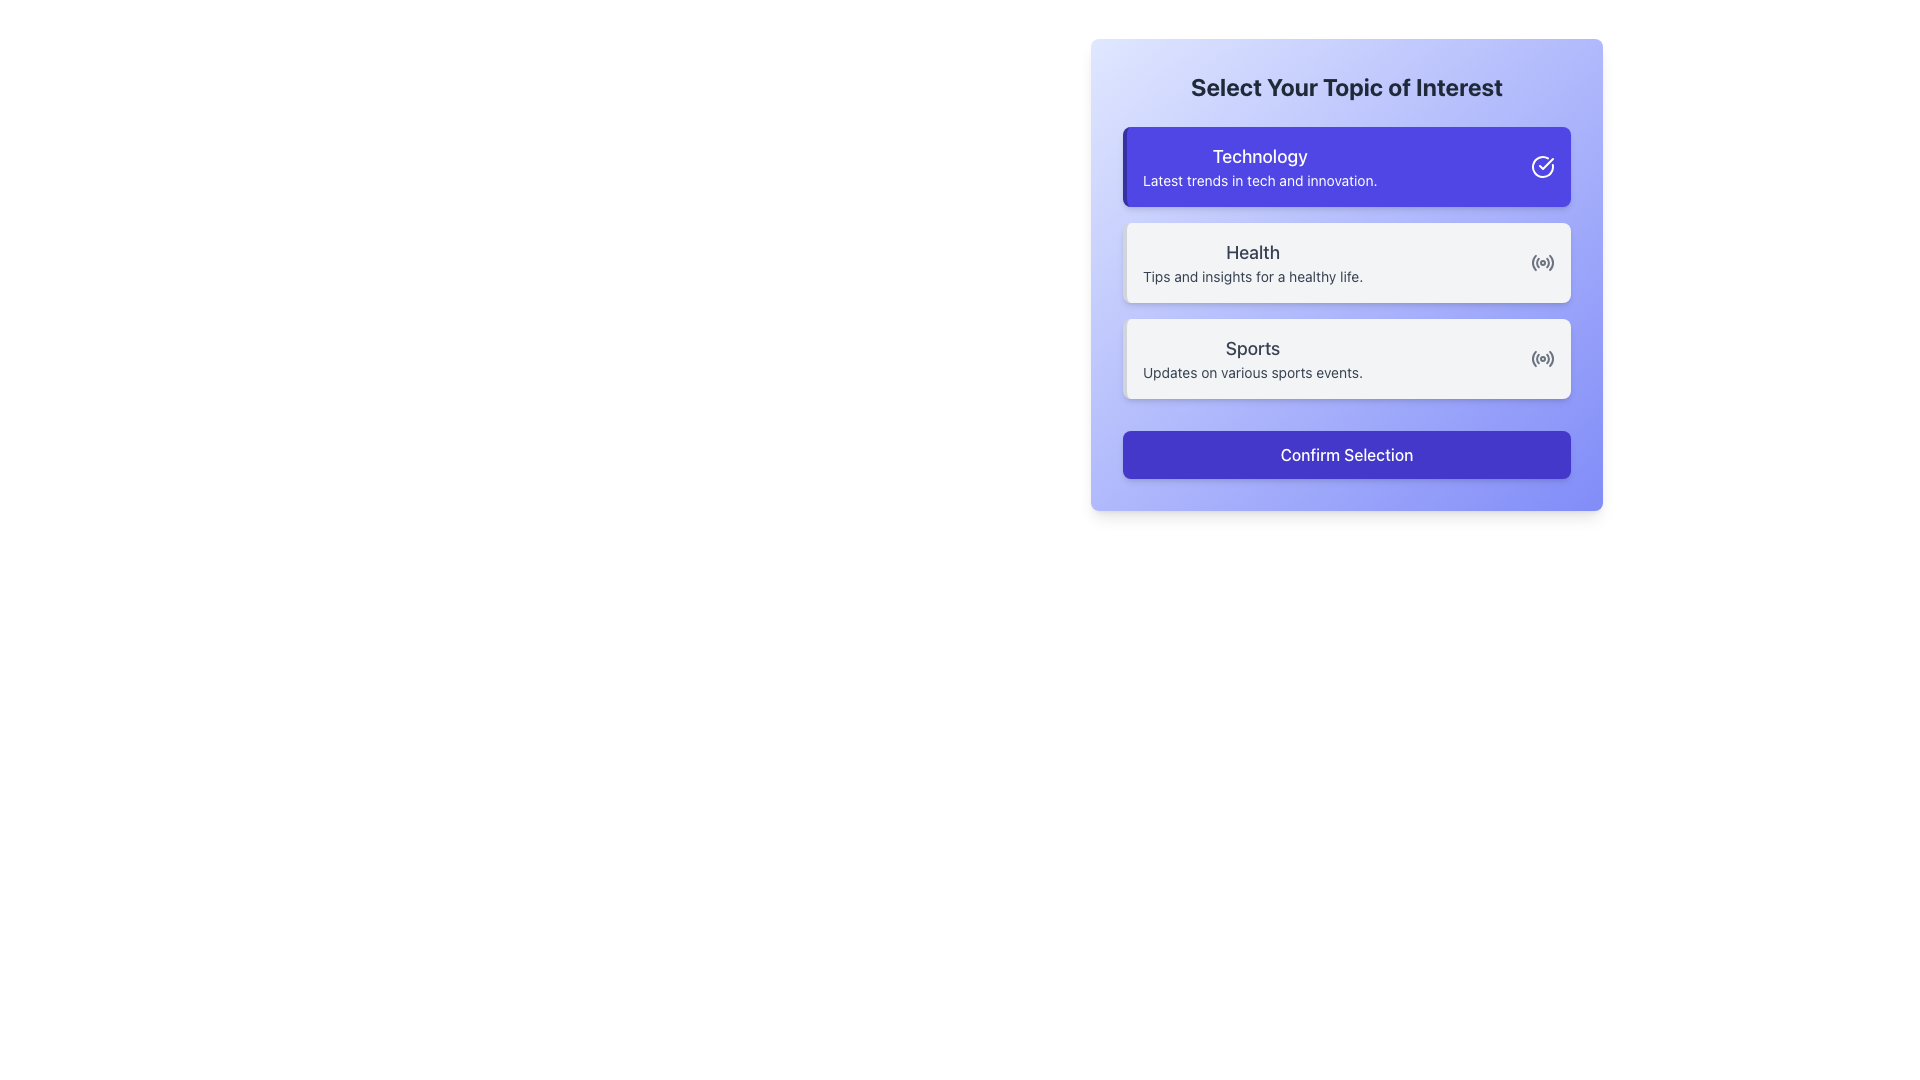  What do you see at coordinates (1252, 252) in the screenshot?
I see `'Health' text label located in the second vertically stacked card, positioned above the descriptive text 'Tips and insights for a healthy life.'` at bounding box center [1252, 252].